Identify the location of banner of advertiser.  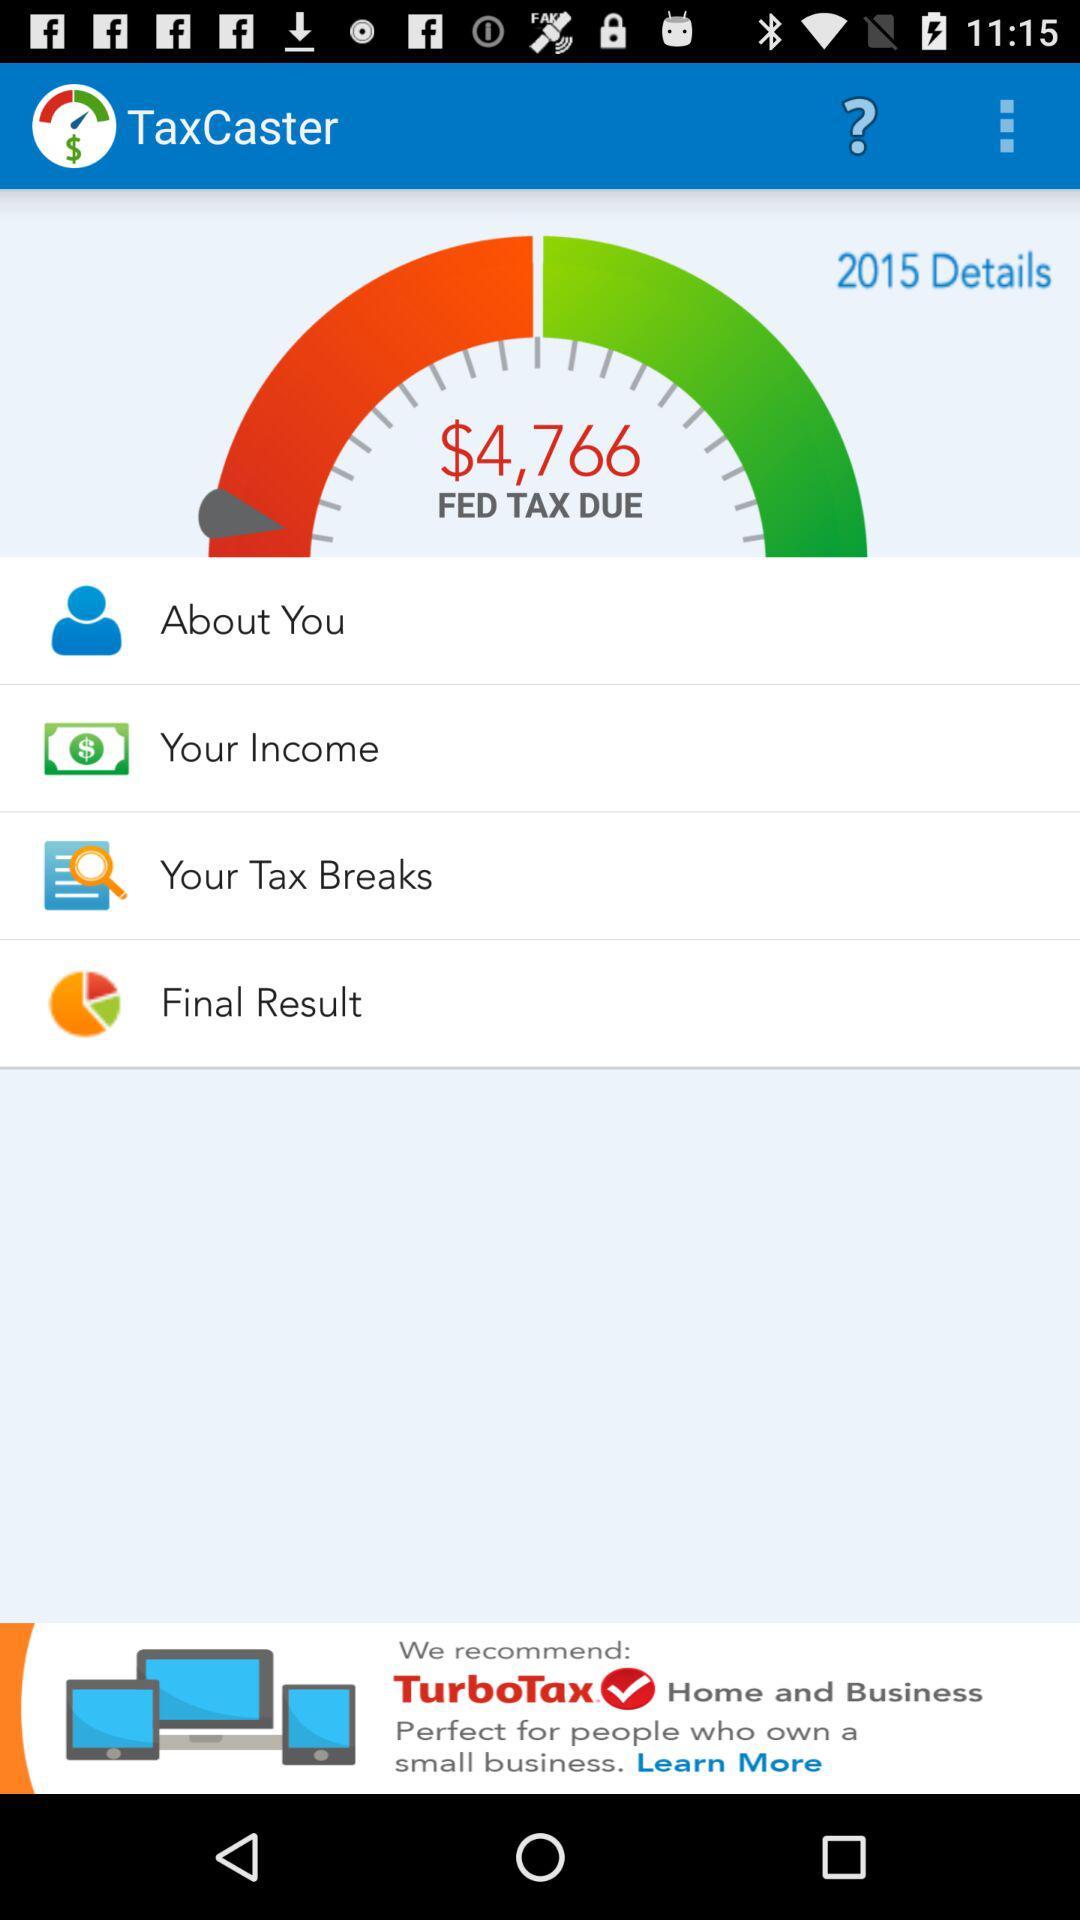
(540, 1707).